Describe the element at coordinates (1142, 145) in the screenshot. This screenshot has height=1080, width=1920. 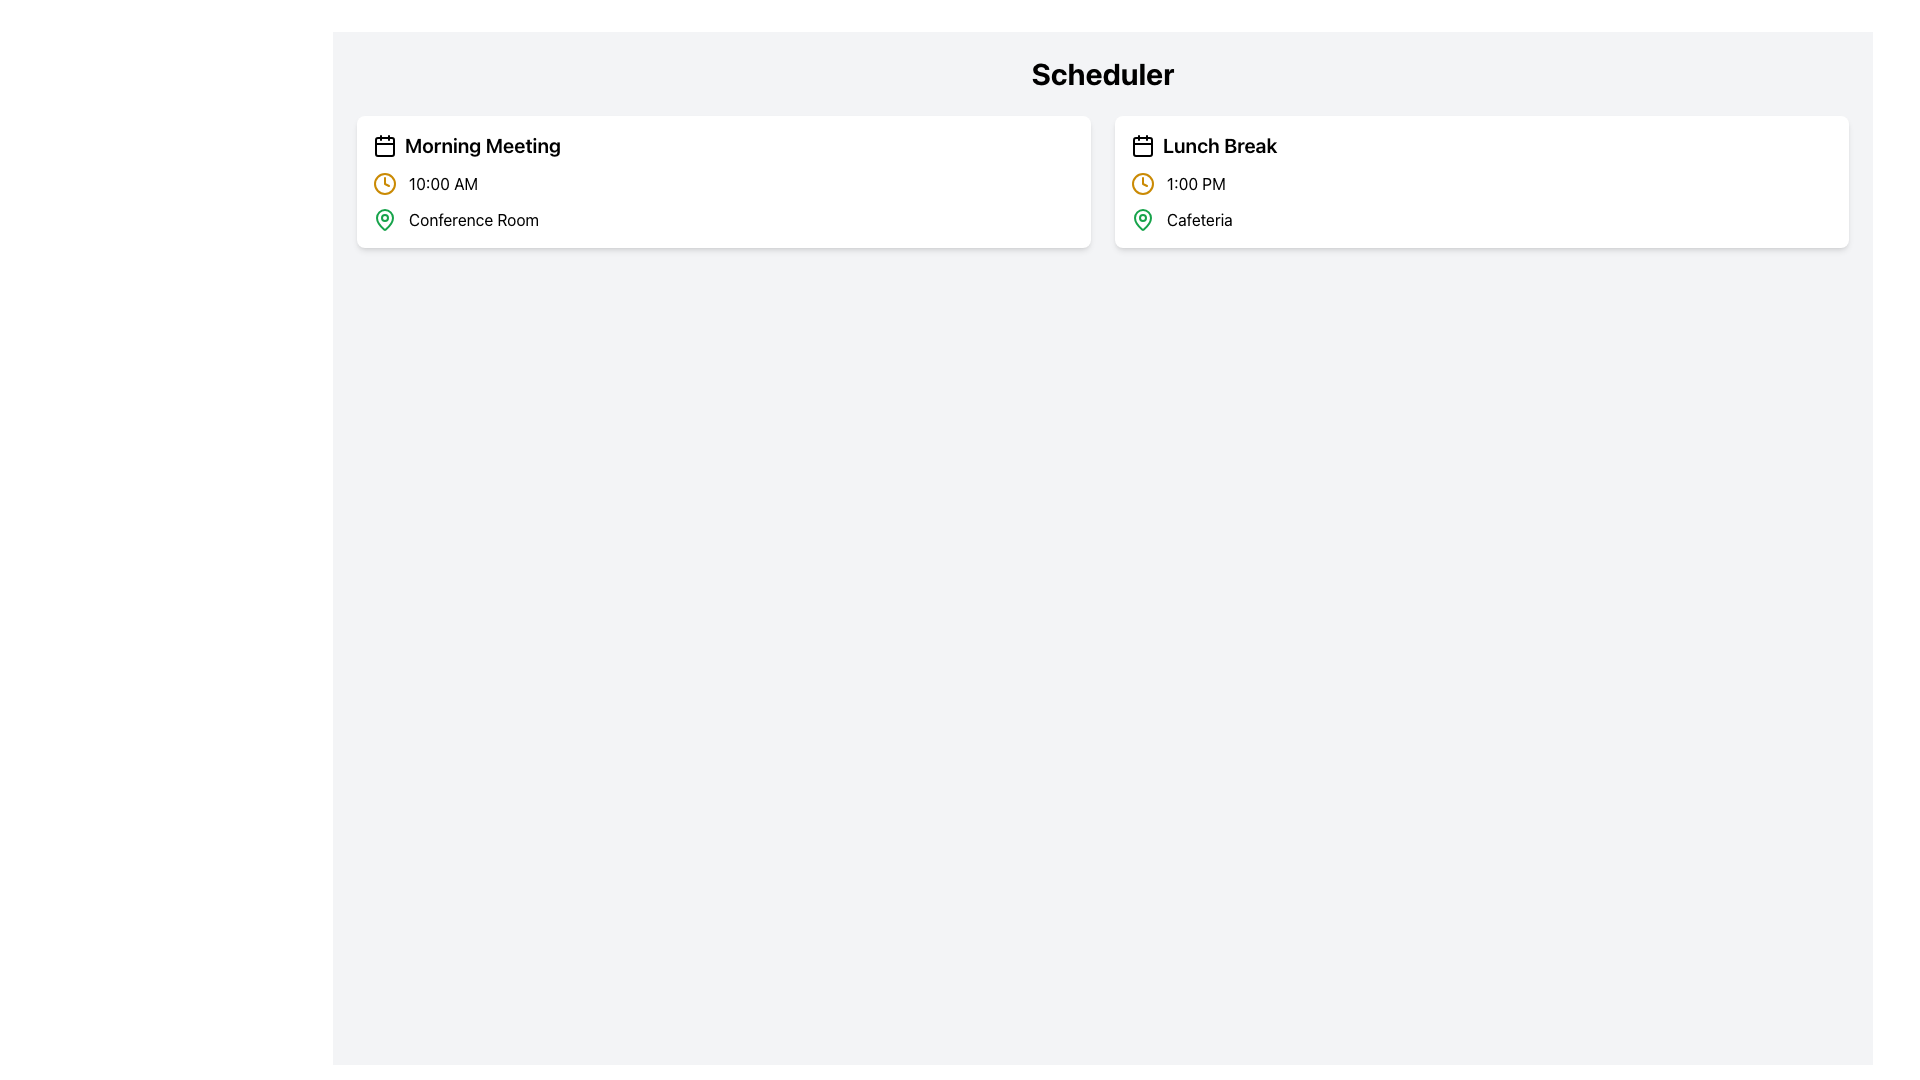
I see `the calendar icon located within the 'Lunch Break' card, which serves as a visual indicator for the 'Lunch Break' event` at that location.